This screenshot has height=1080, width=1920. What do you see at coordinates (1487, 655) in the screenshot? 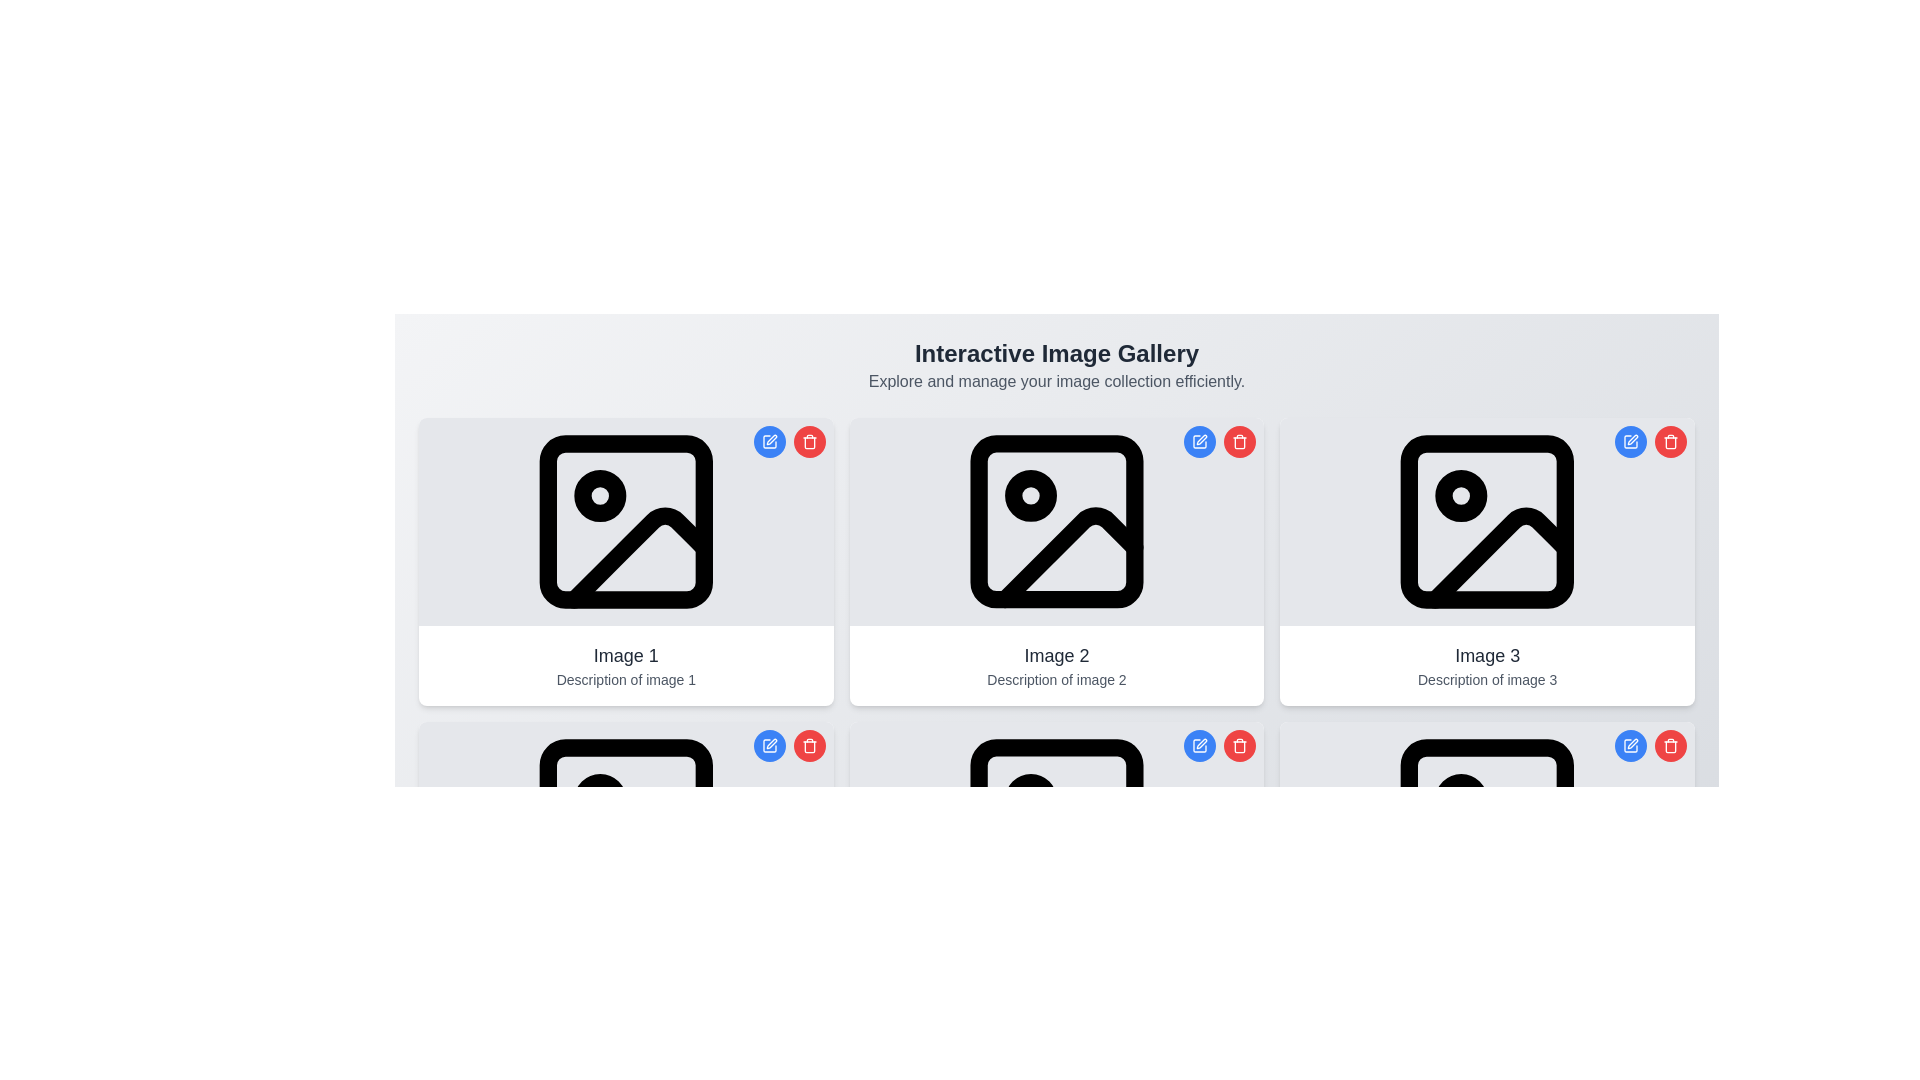
I see `the text label displaying 'Image 3', which is styled in a larger font with medium weight and a dark gray color, located above additional descriptive text in the lower section of its card` at bounding box center [1487, 655].